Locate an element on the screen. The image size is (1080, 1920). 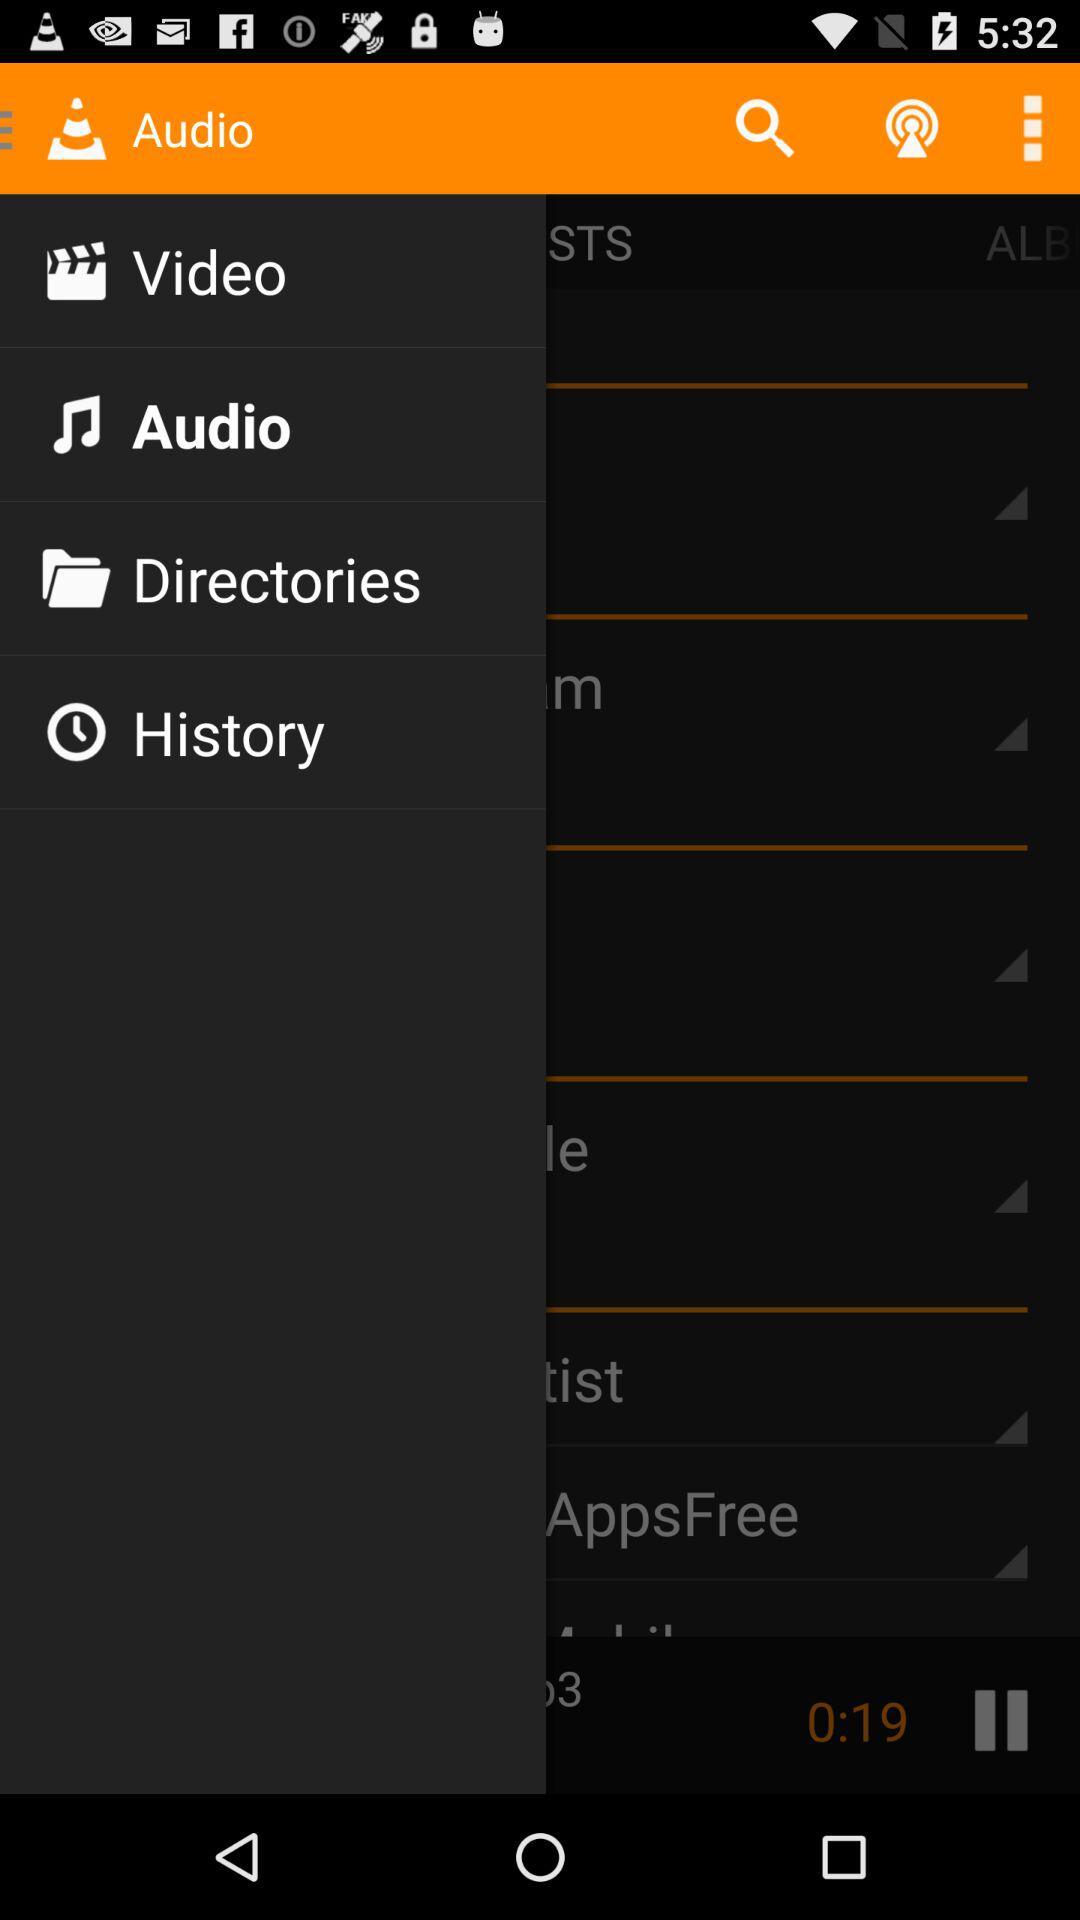
the pause icon is located at coordinates (1001, 1840).